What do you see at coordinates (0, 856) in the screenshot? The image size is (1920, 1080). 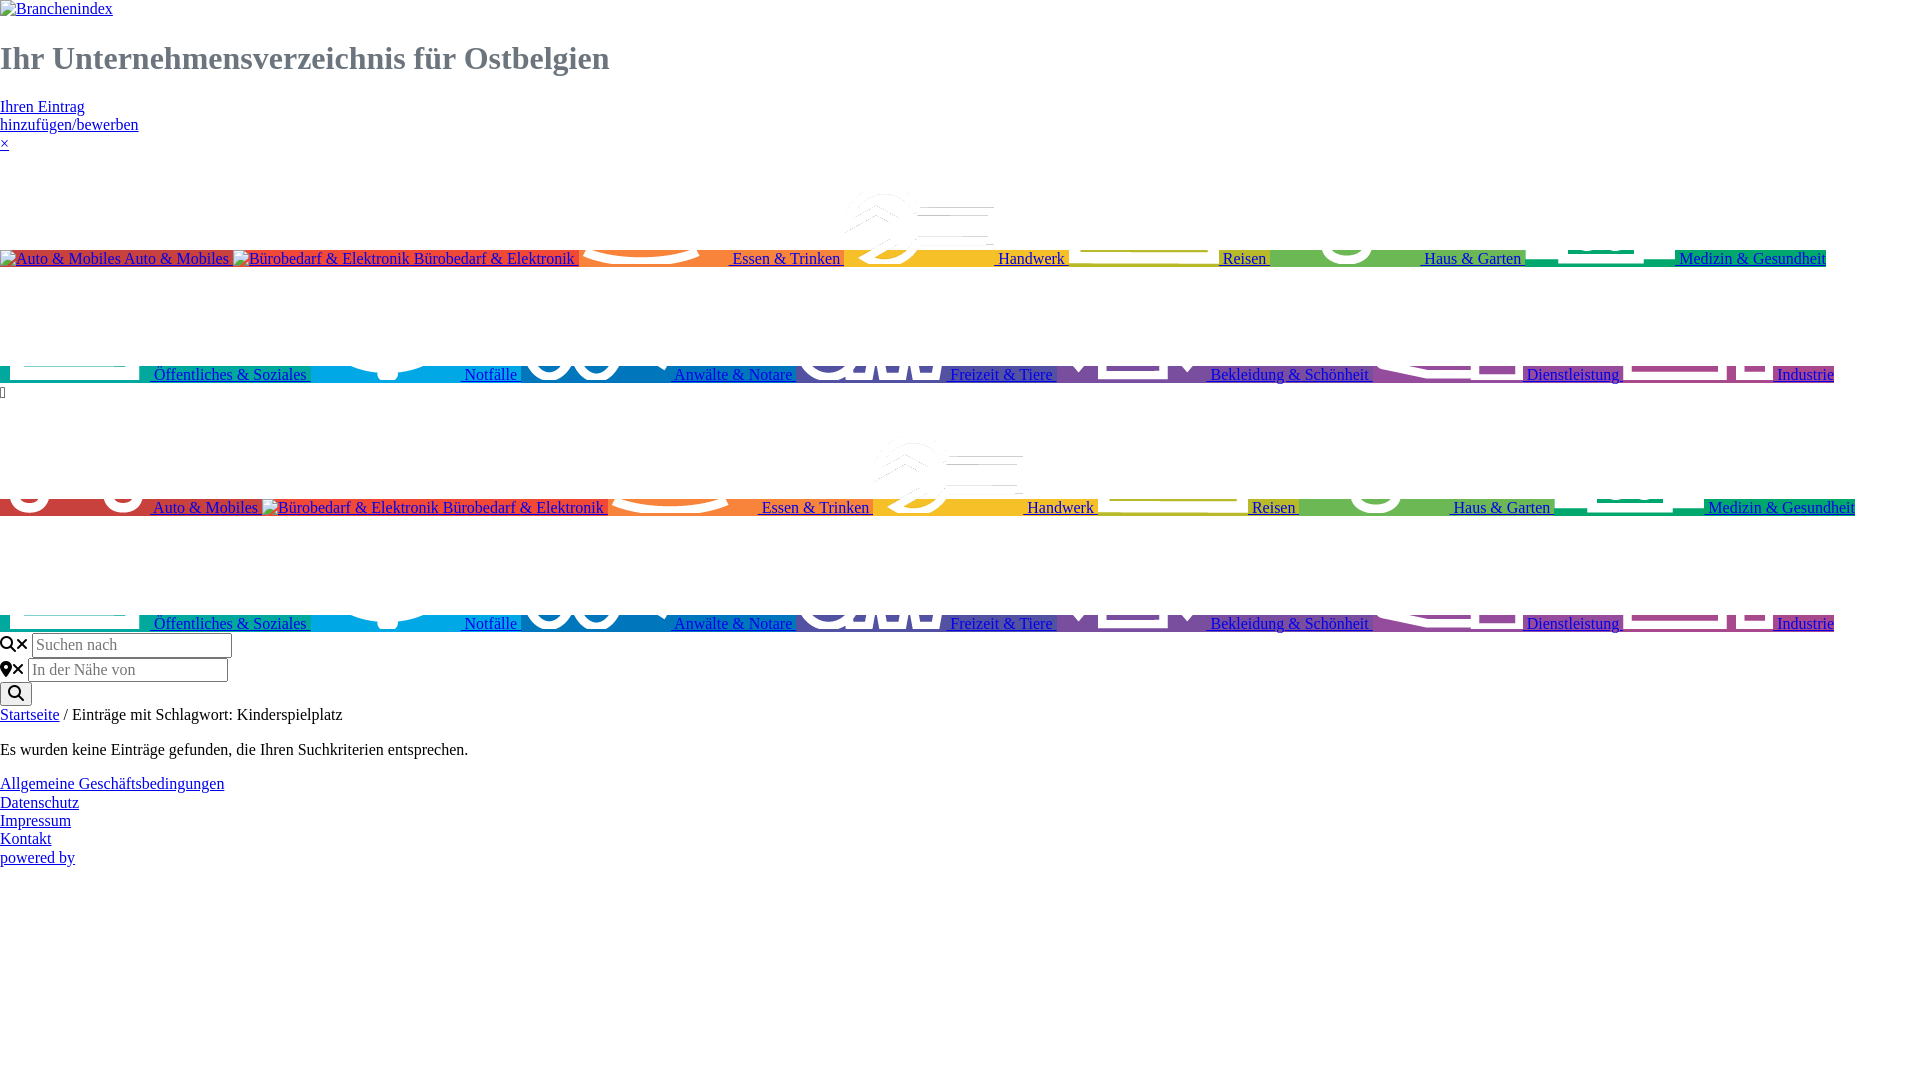 I see `'powered by'` at bounding box center [0, 856].